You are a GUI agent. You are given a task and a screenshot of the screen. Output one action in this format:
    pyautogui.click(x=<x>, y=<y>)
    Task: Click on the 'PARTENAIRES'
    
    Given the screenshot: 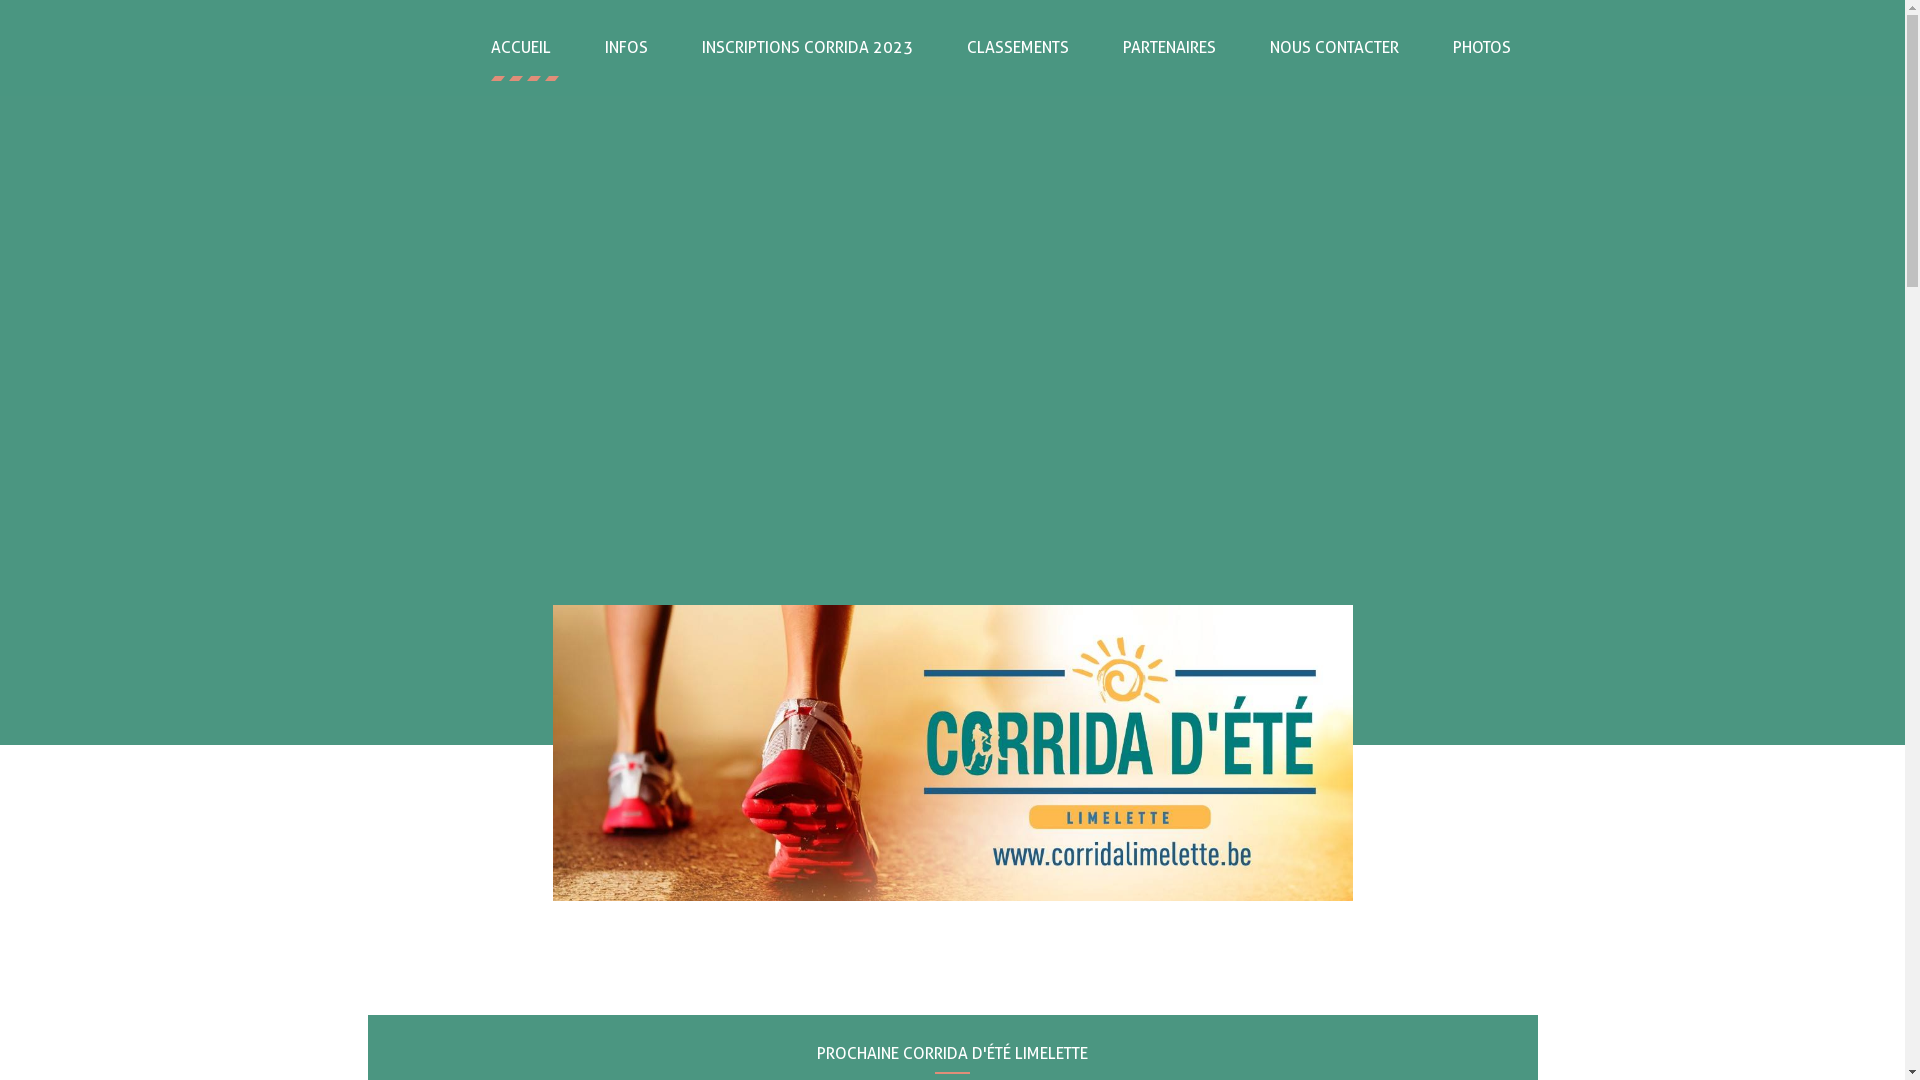 What is the action you would take?
    pyautogui.click(x=1169, y=46)
    